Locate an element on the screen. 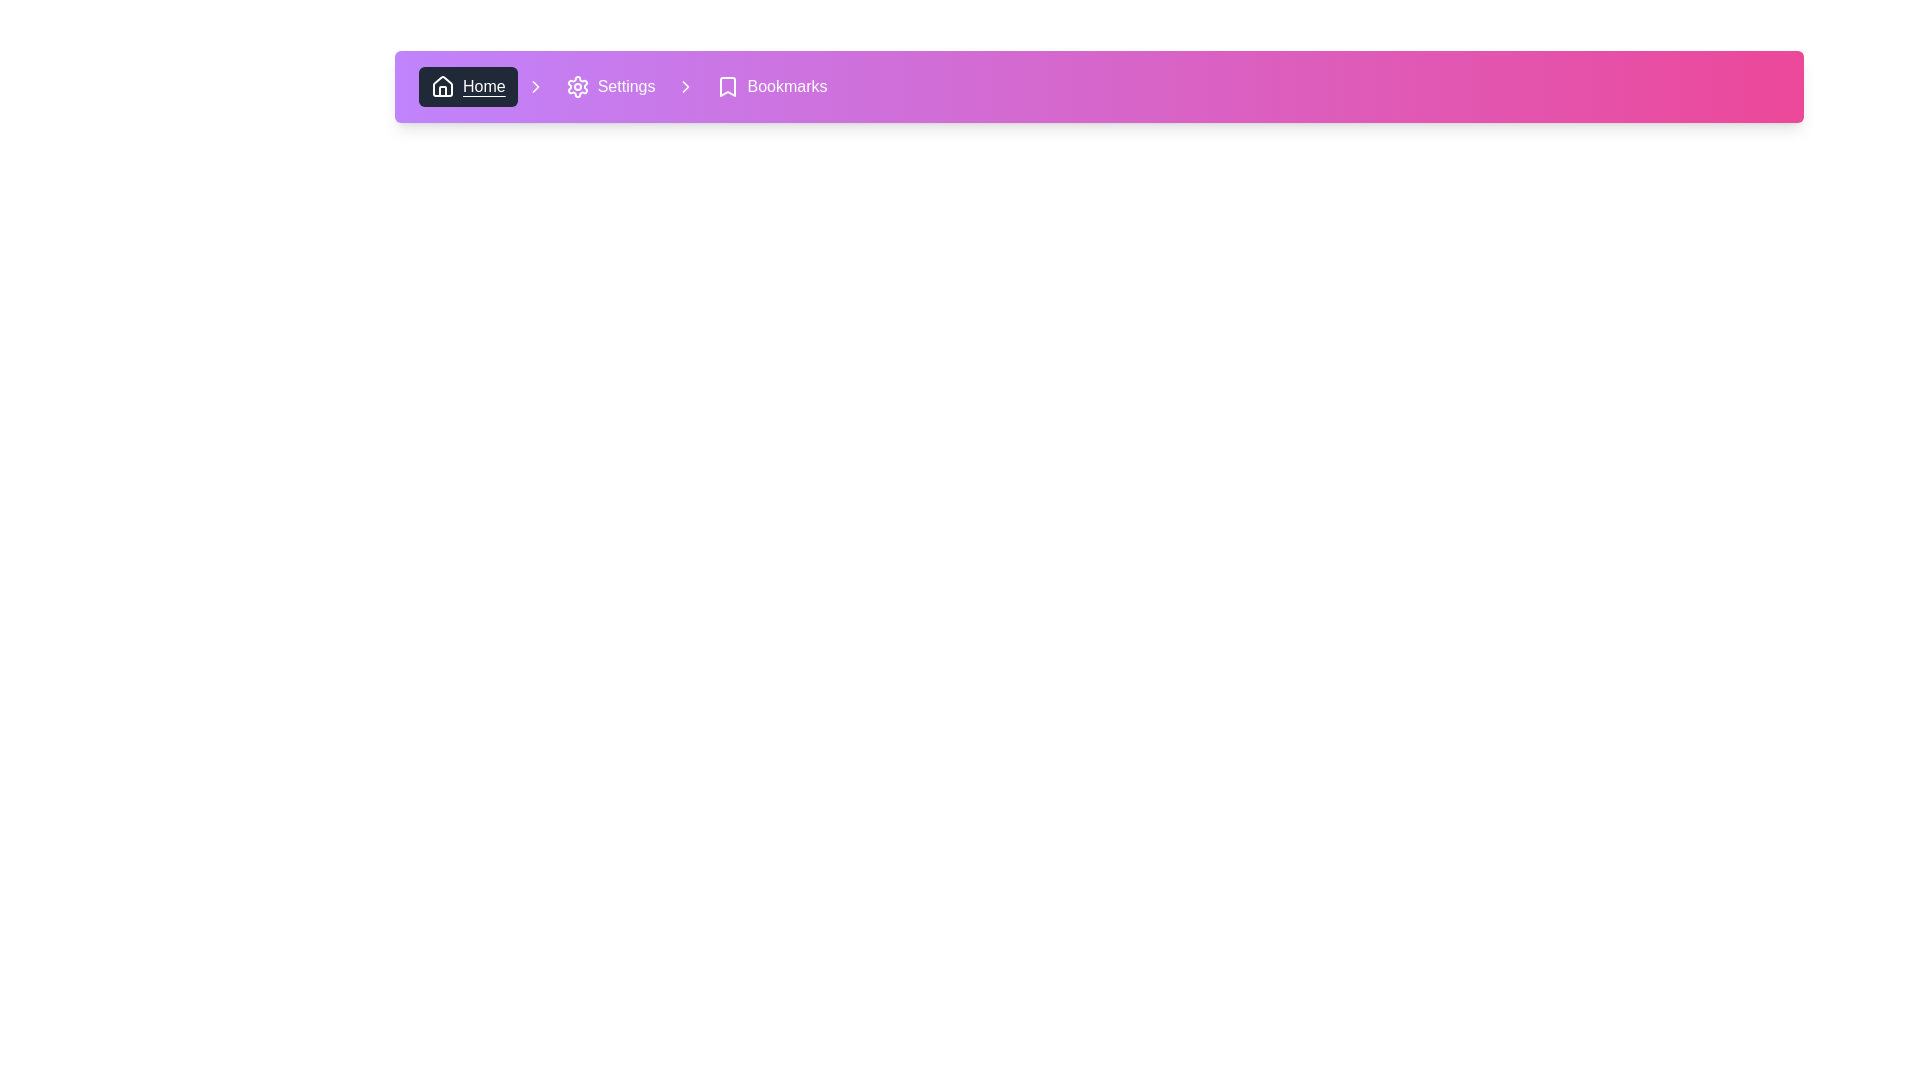  the 'Settings' text label located in the top navigation bar, which is styled in white font and positioned next to a settings icon is located at coordinates (625, 86).